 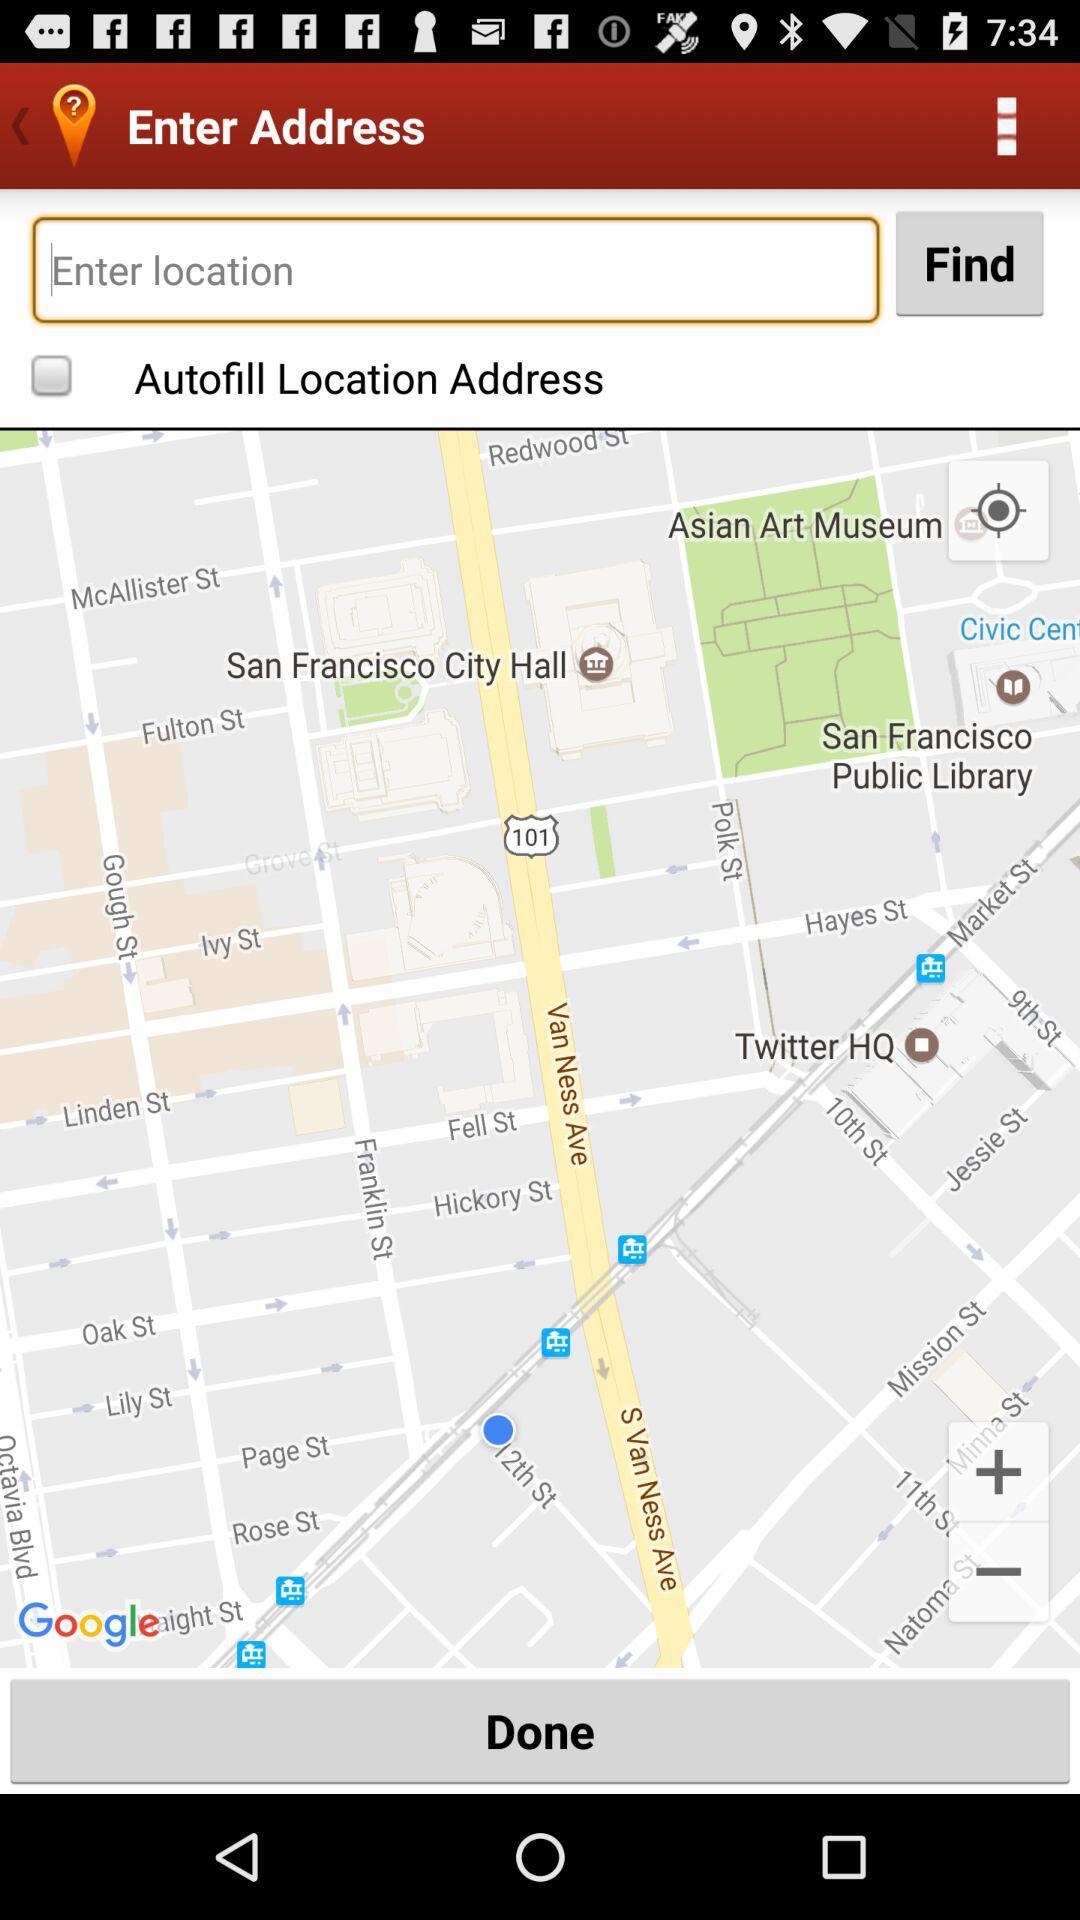 I want to click on the add icon, so click(x=998, y=1572).